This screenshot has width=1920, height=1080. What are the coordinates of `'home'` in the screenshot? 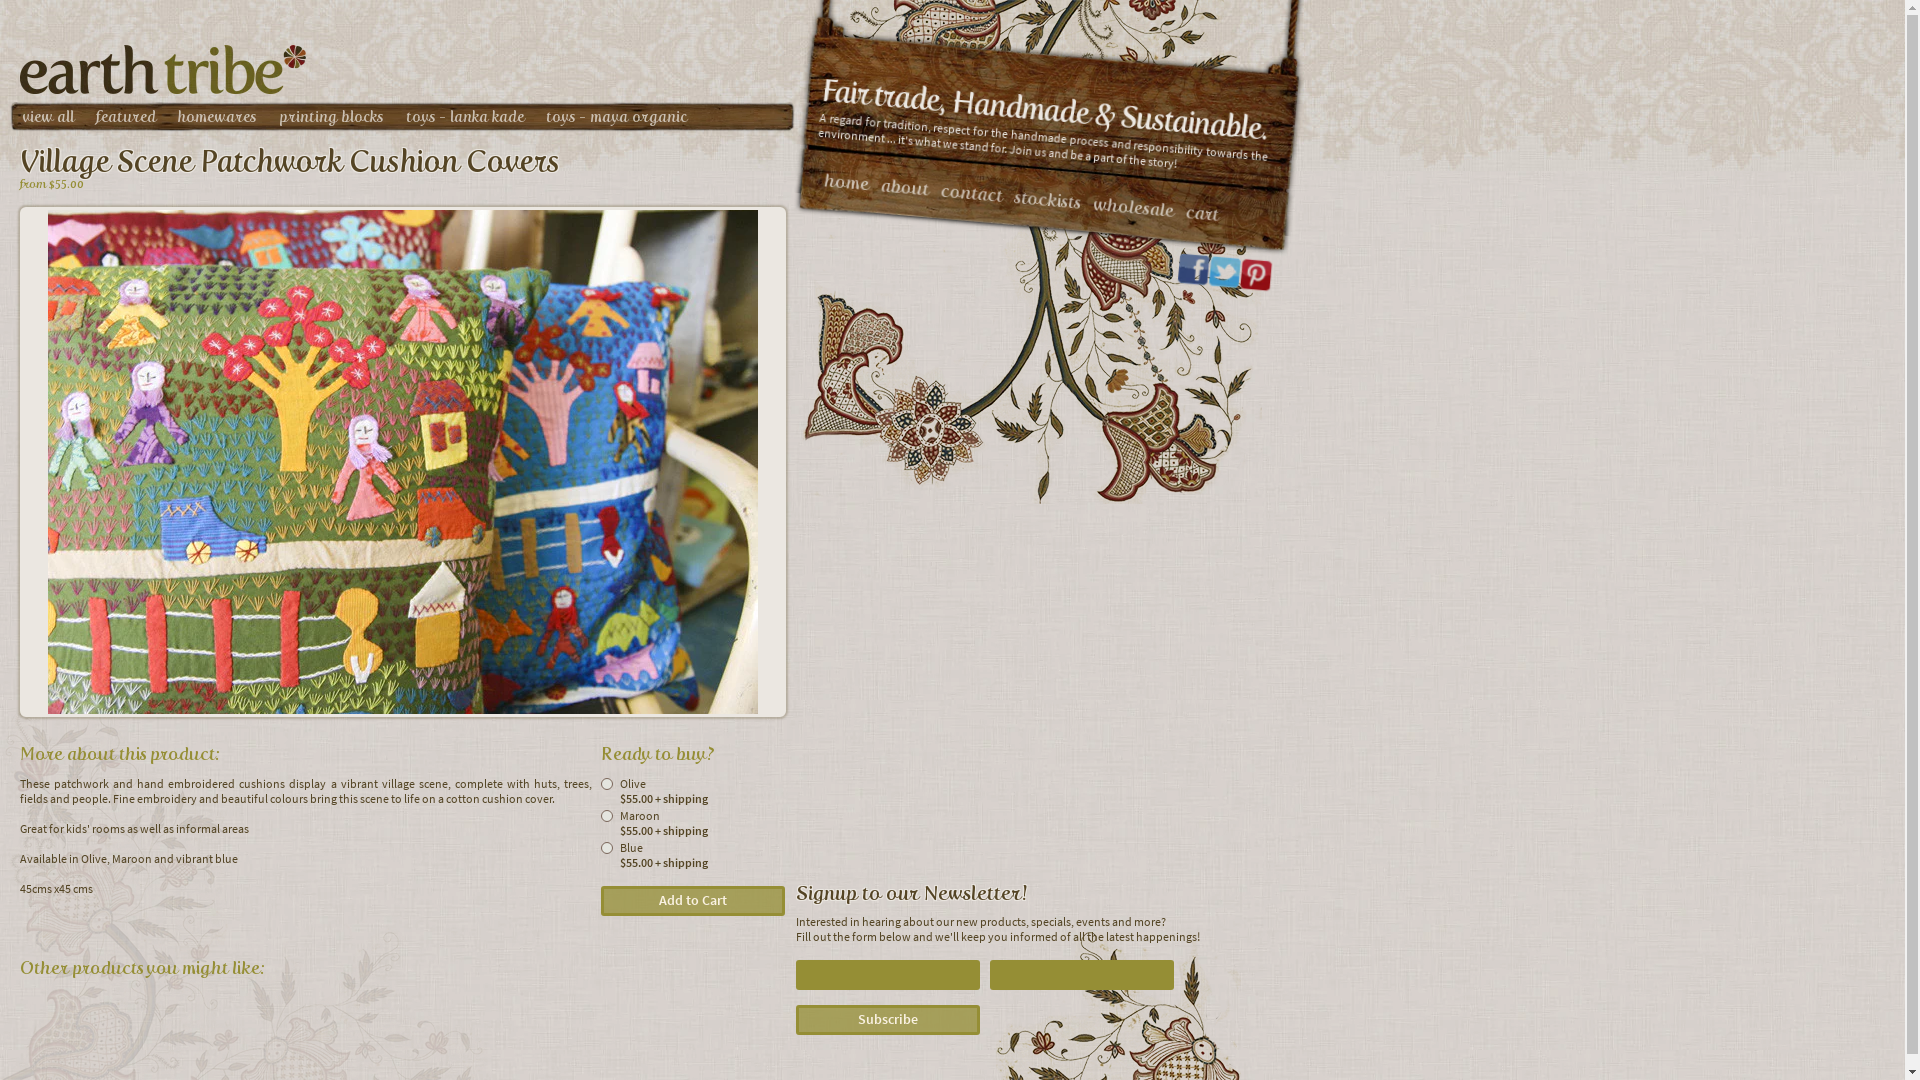 It's located at (822, 180).